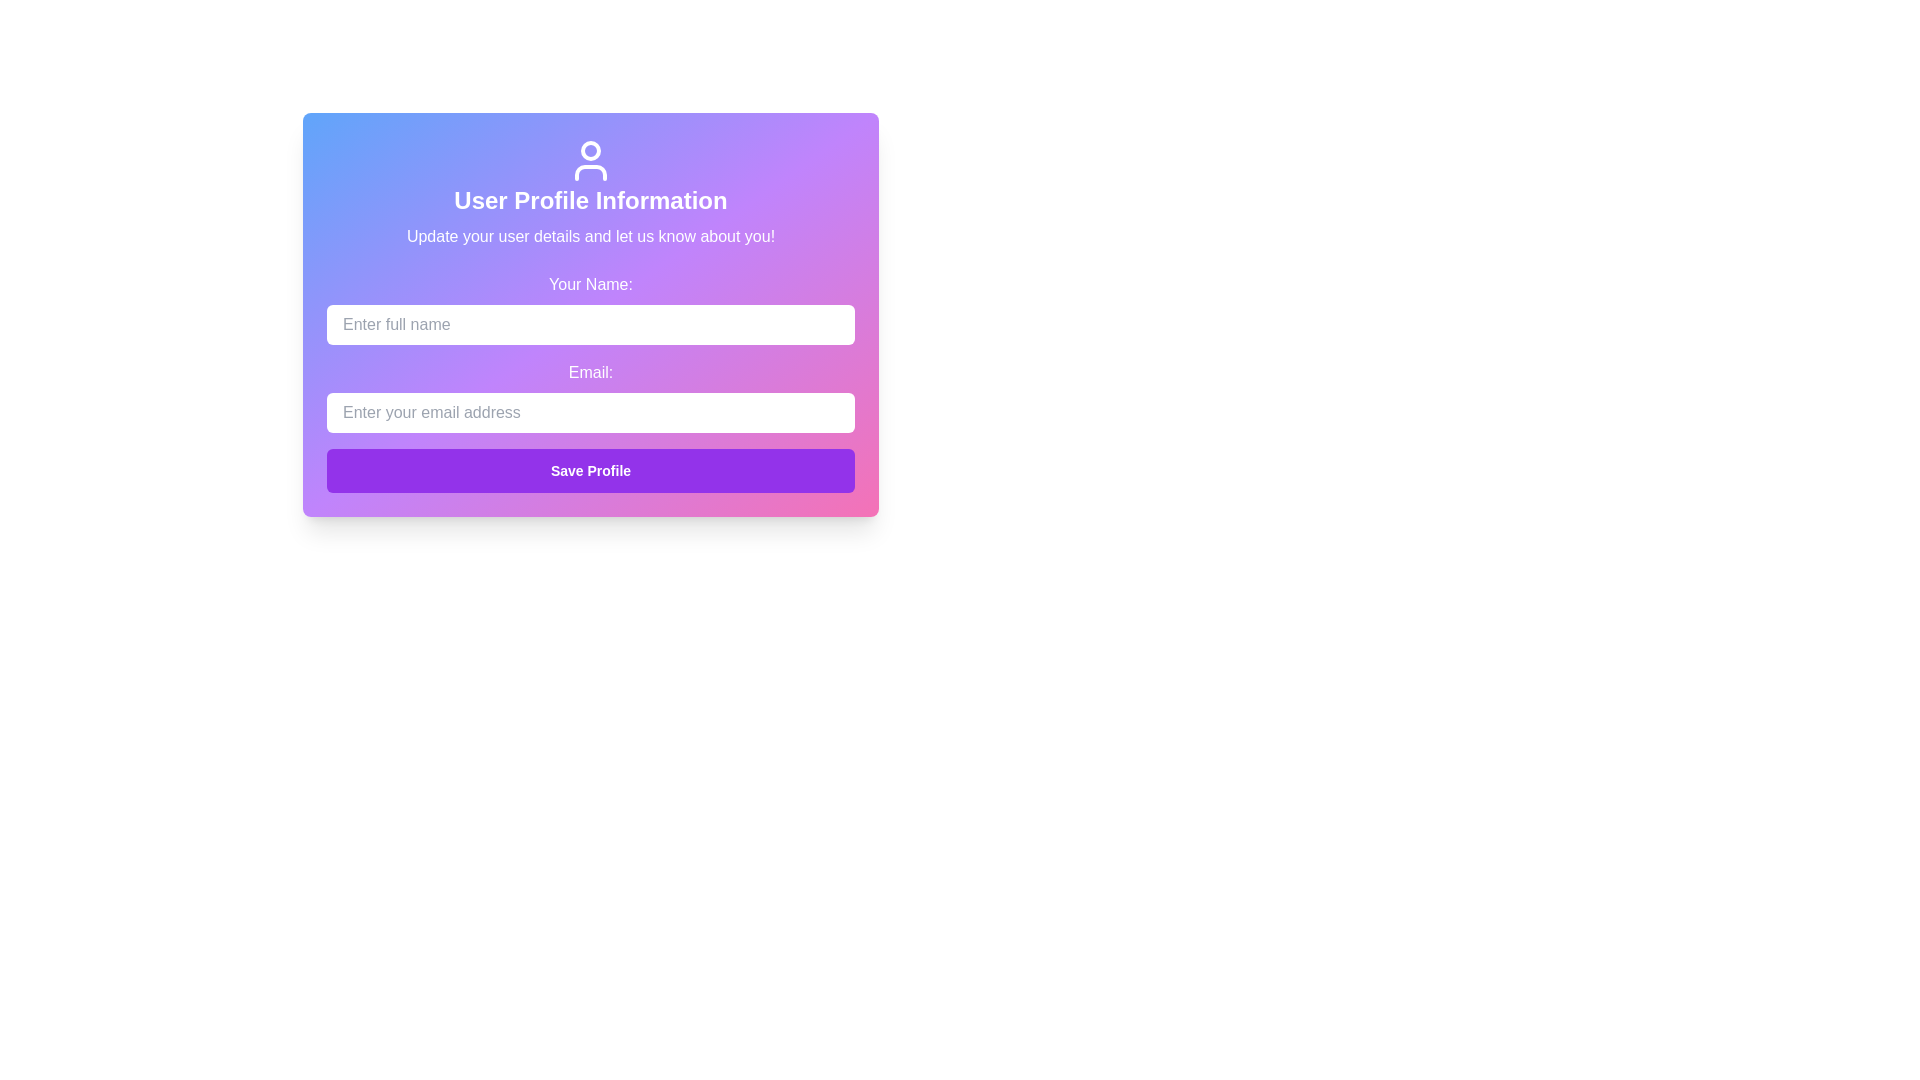  Describe the element at coordinates (589, 397) in the screenshot. I see `the input box labeled 'Email:' to select all text within it` at that location.